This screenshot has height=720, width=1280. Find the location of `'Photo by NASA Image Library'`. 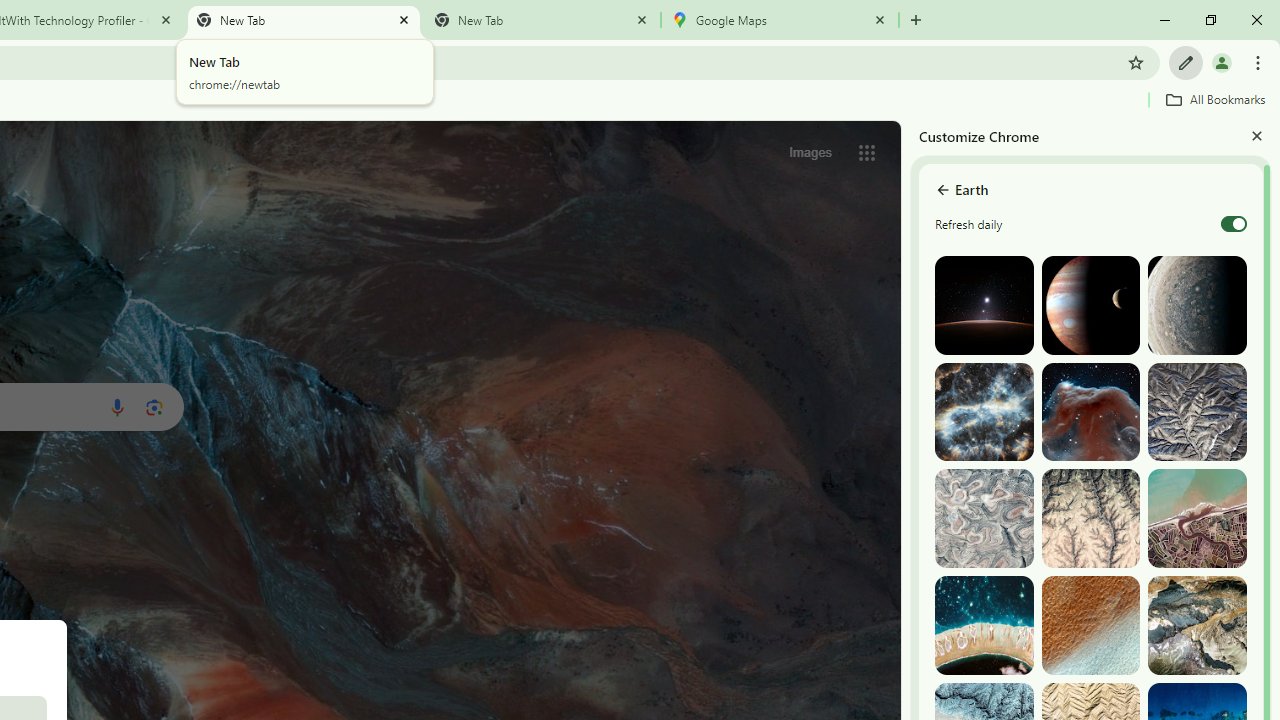

'Photo by NASA Image Library' is located at coordinates (1089, 411).